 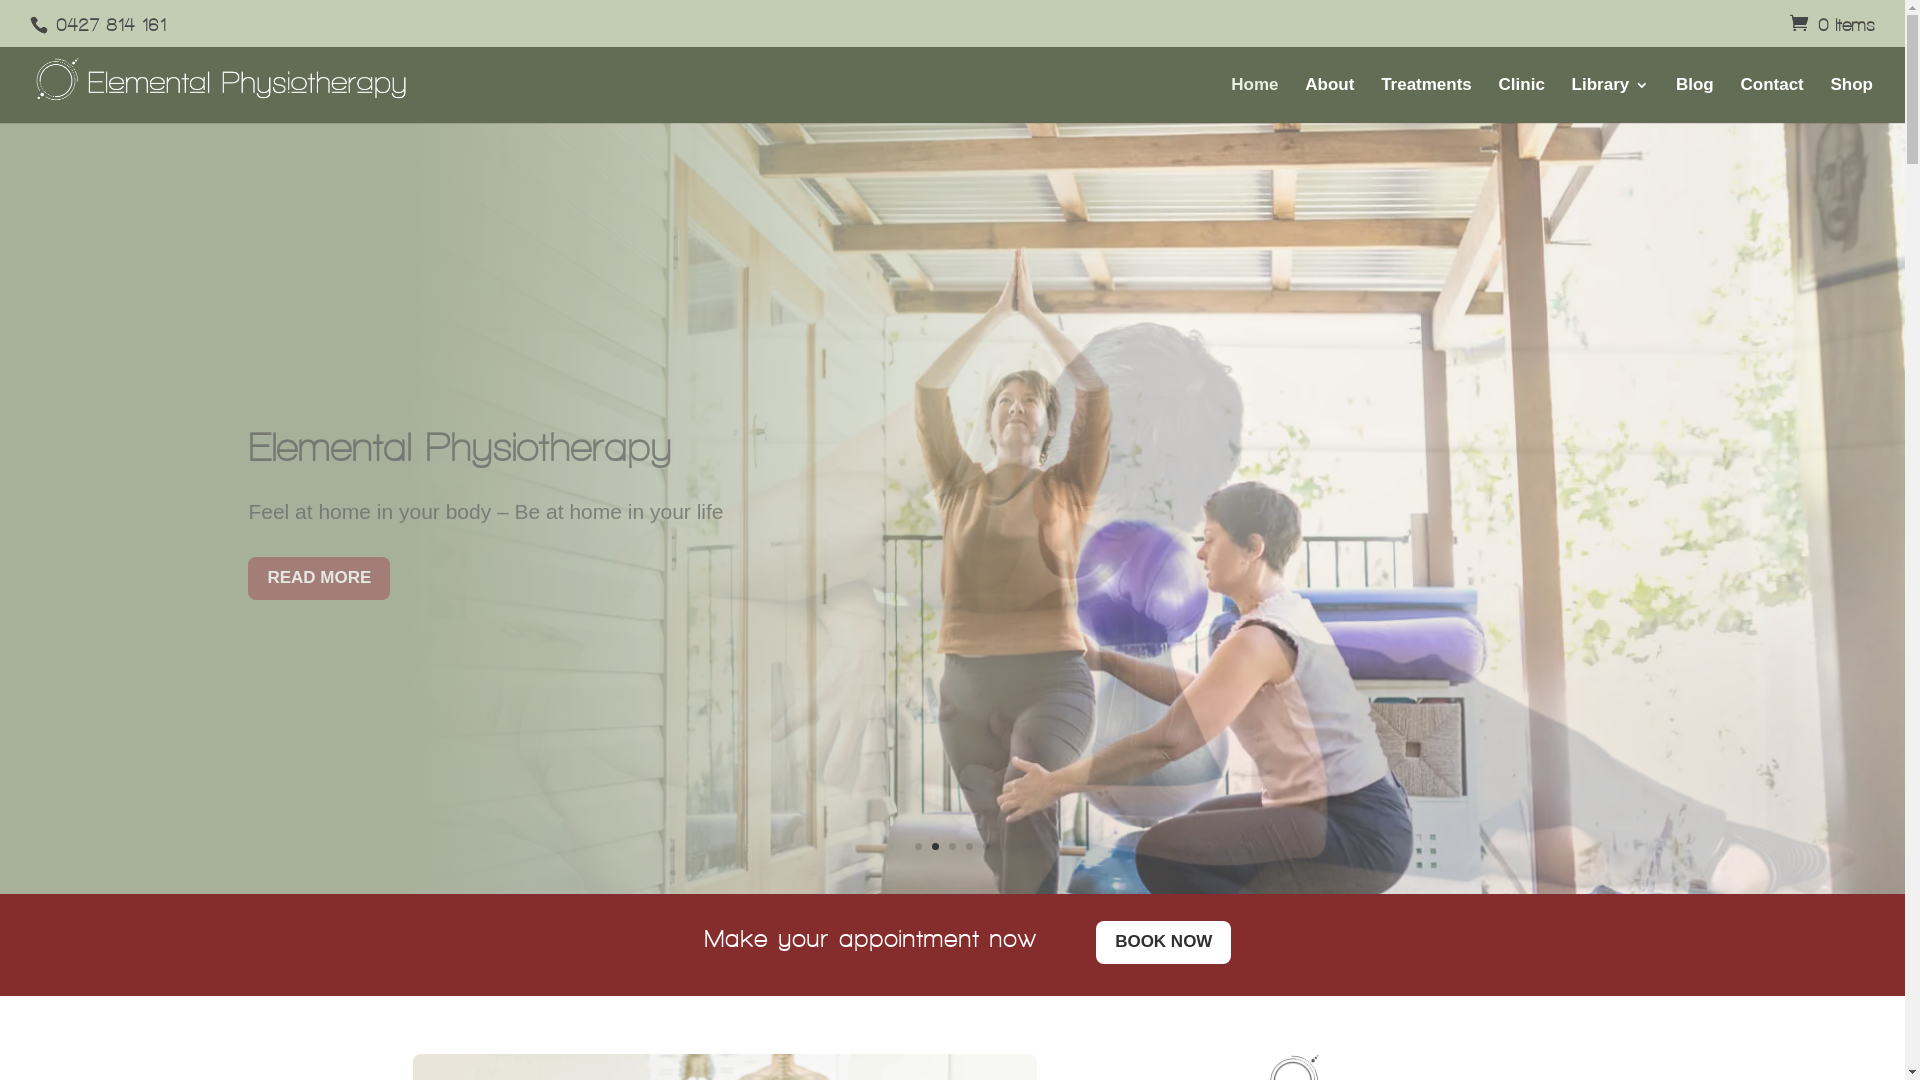 What do you see at coordinates (1329, 100) in the screenshot?
I see `'About'` at bounding box center [1329, 100].